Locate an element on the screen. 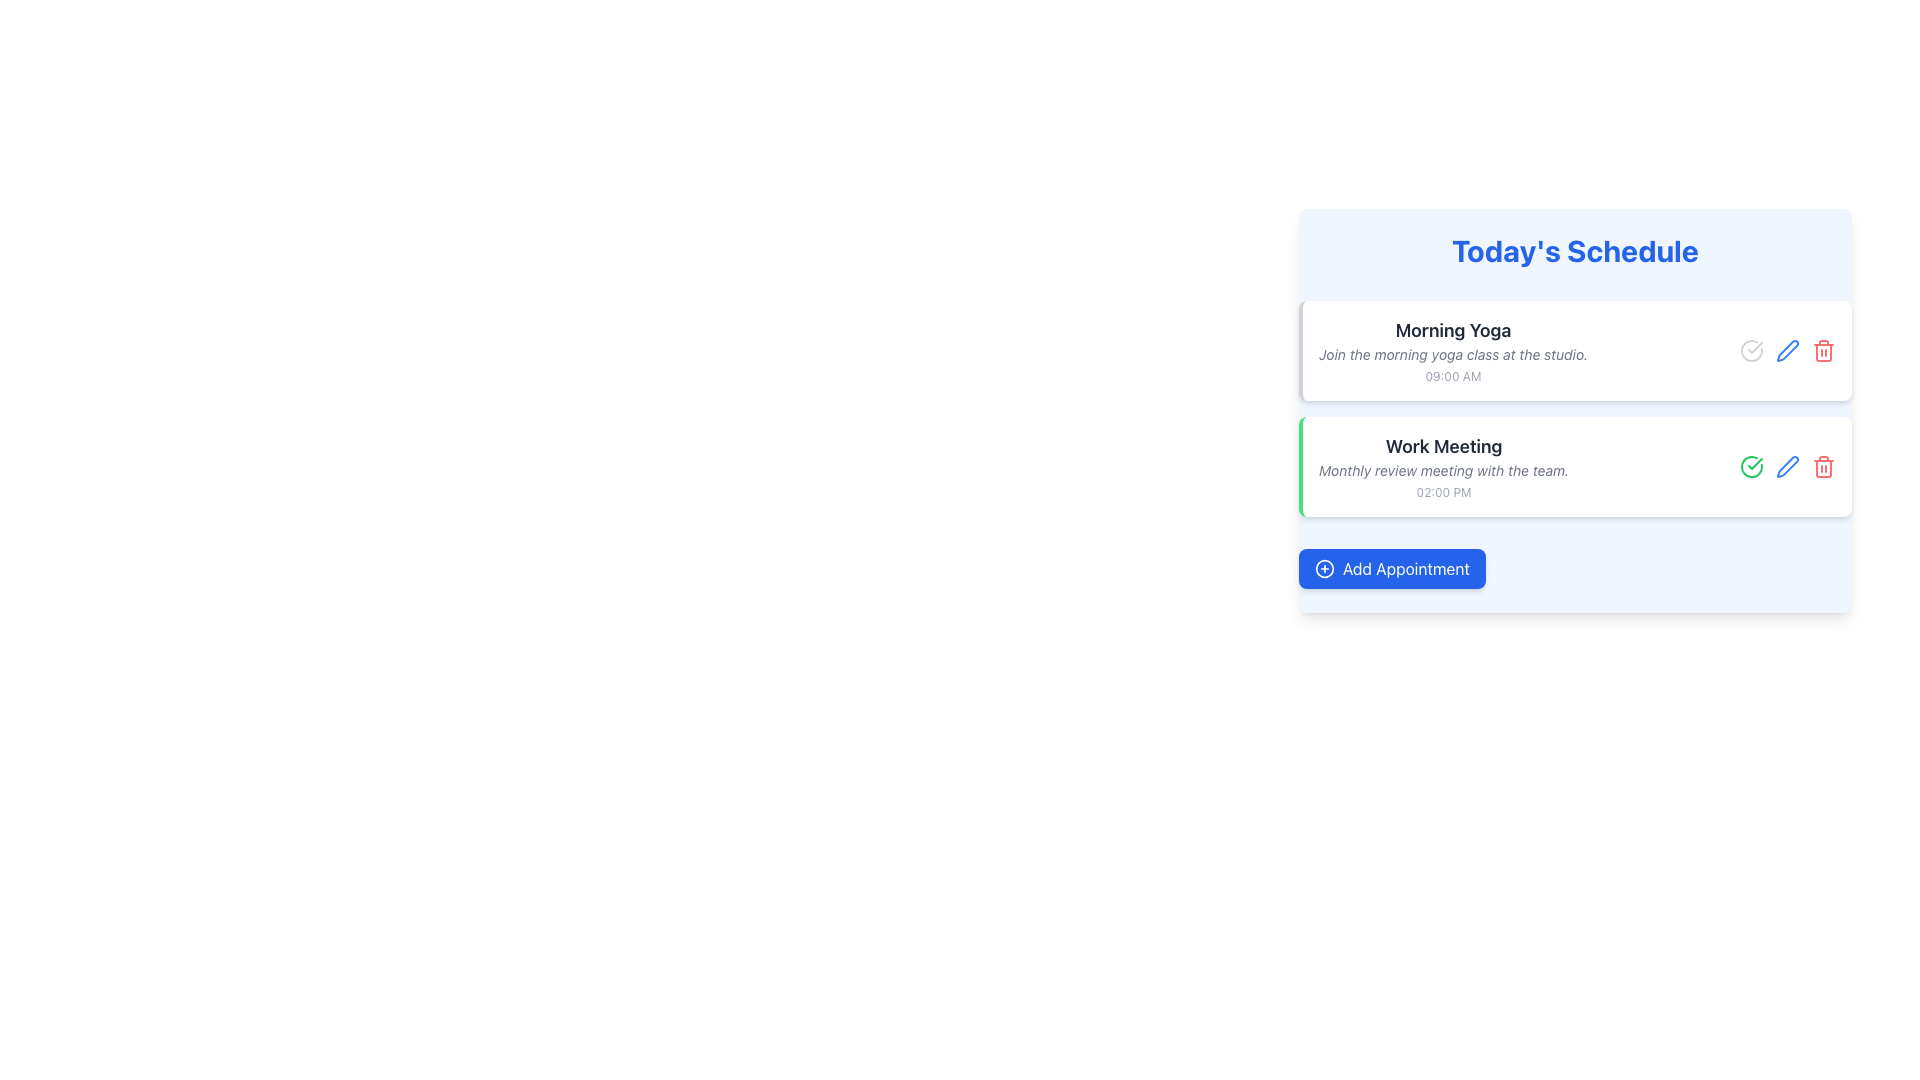 The height and width of the screenshot is (1080, 1920). the Pen/Editor icon located in the 'Work Meeting' row within the 'Today's Schedule' section is located at coordinates (1788, 349).